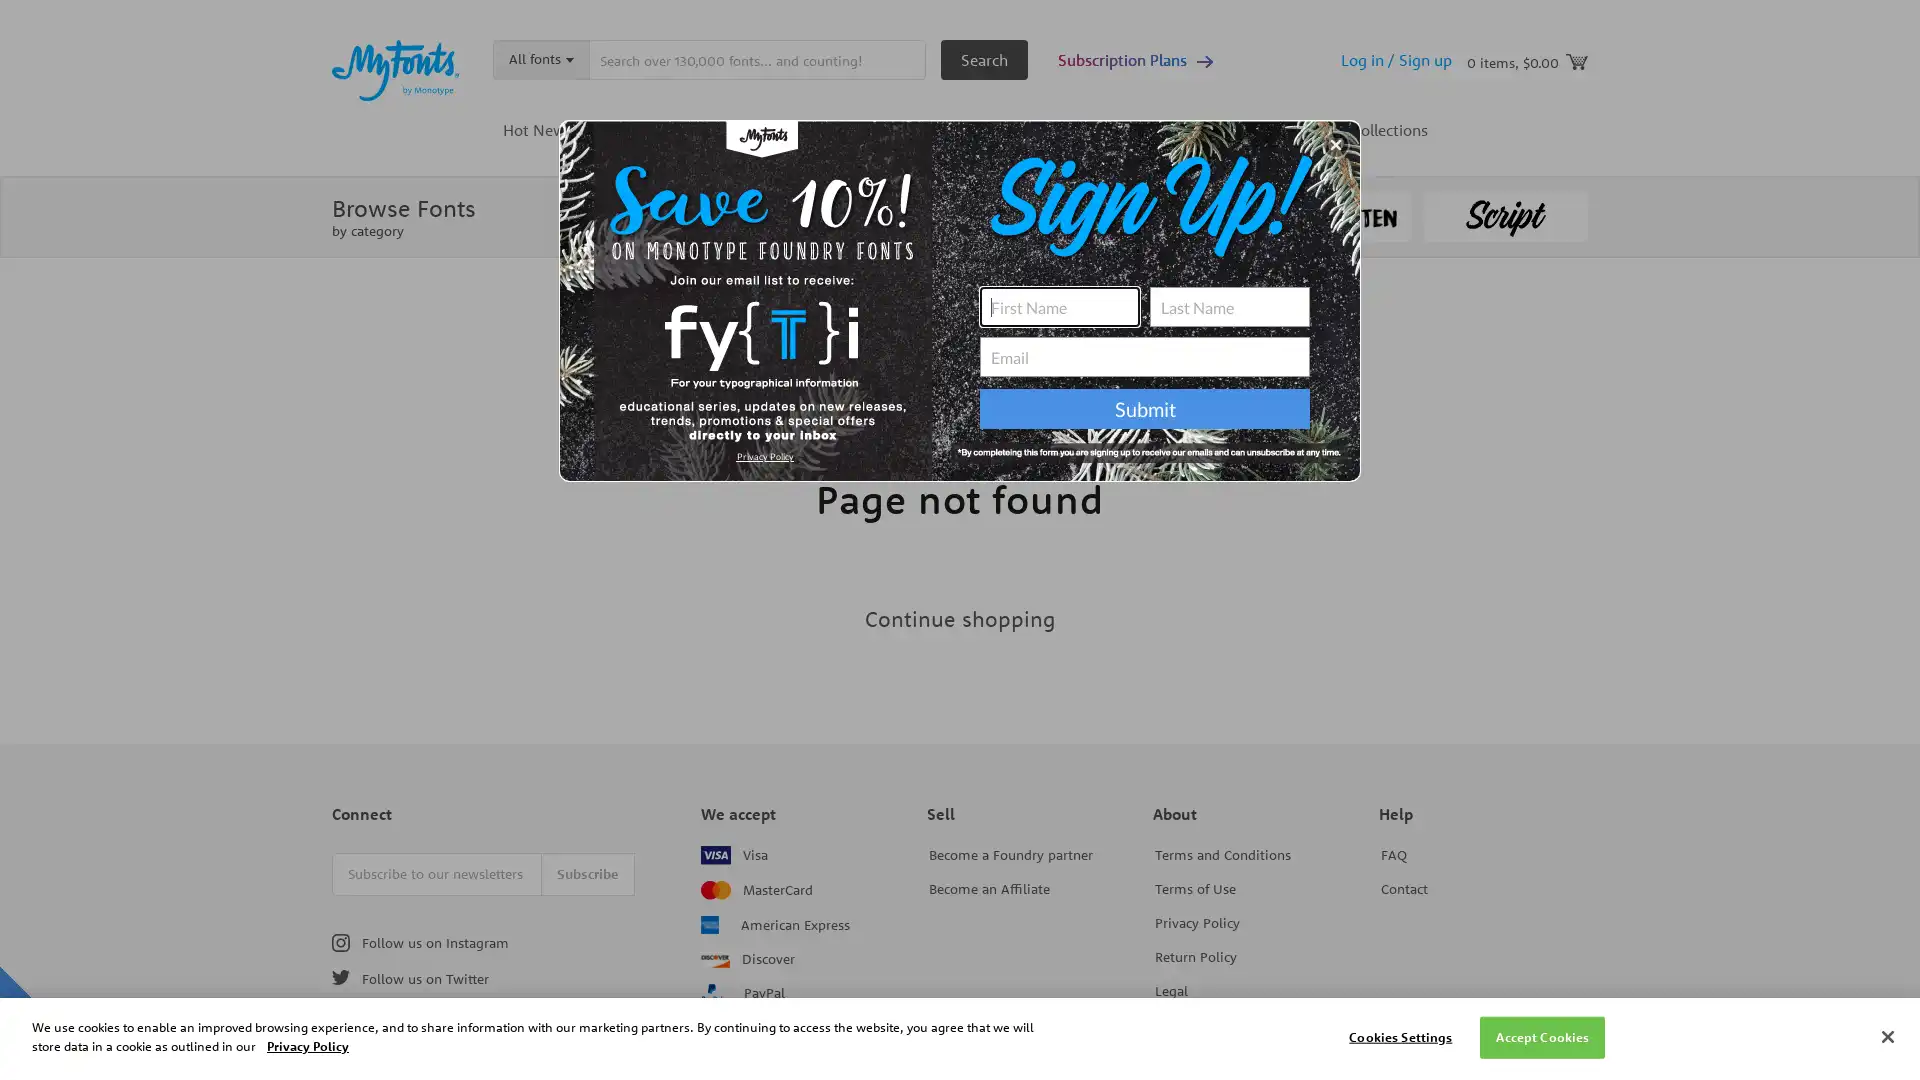  I want to click on Close, so click(1335, 144).